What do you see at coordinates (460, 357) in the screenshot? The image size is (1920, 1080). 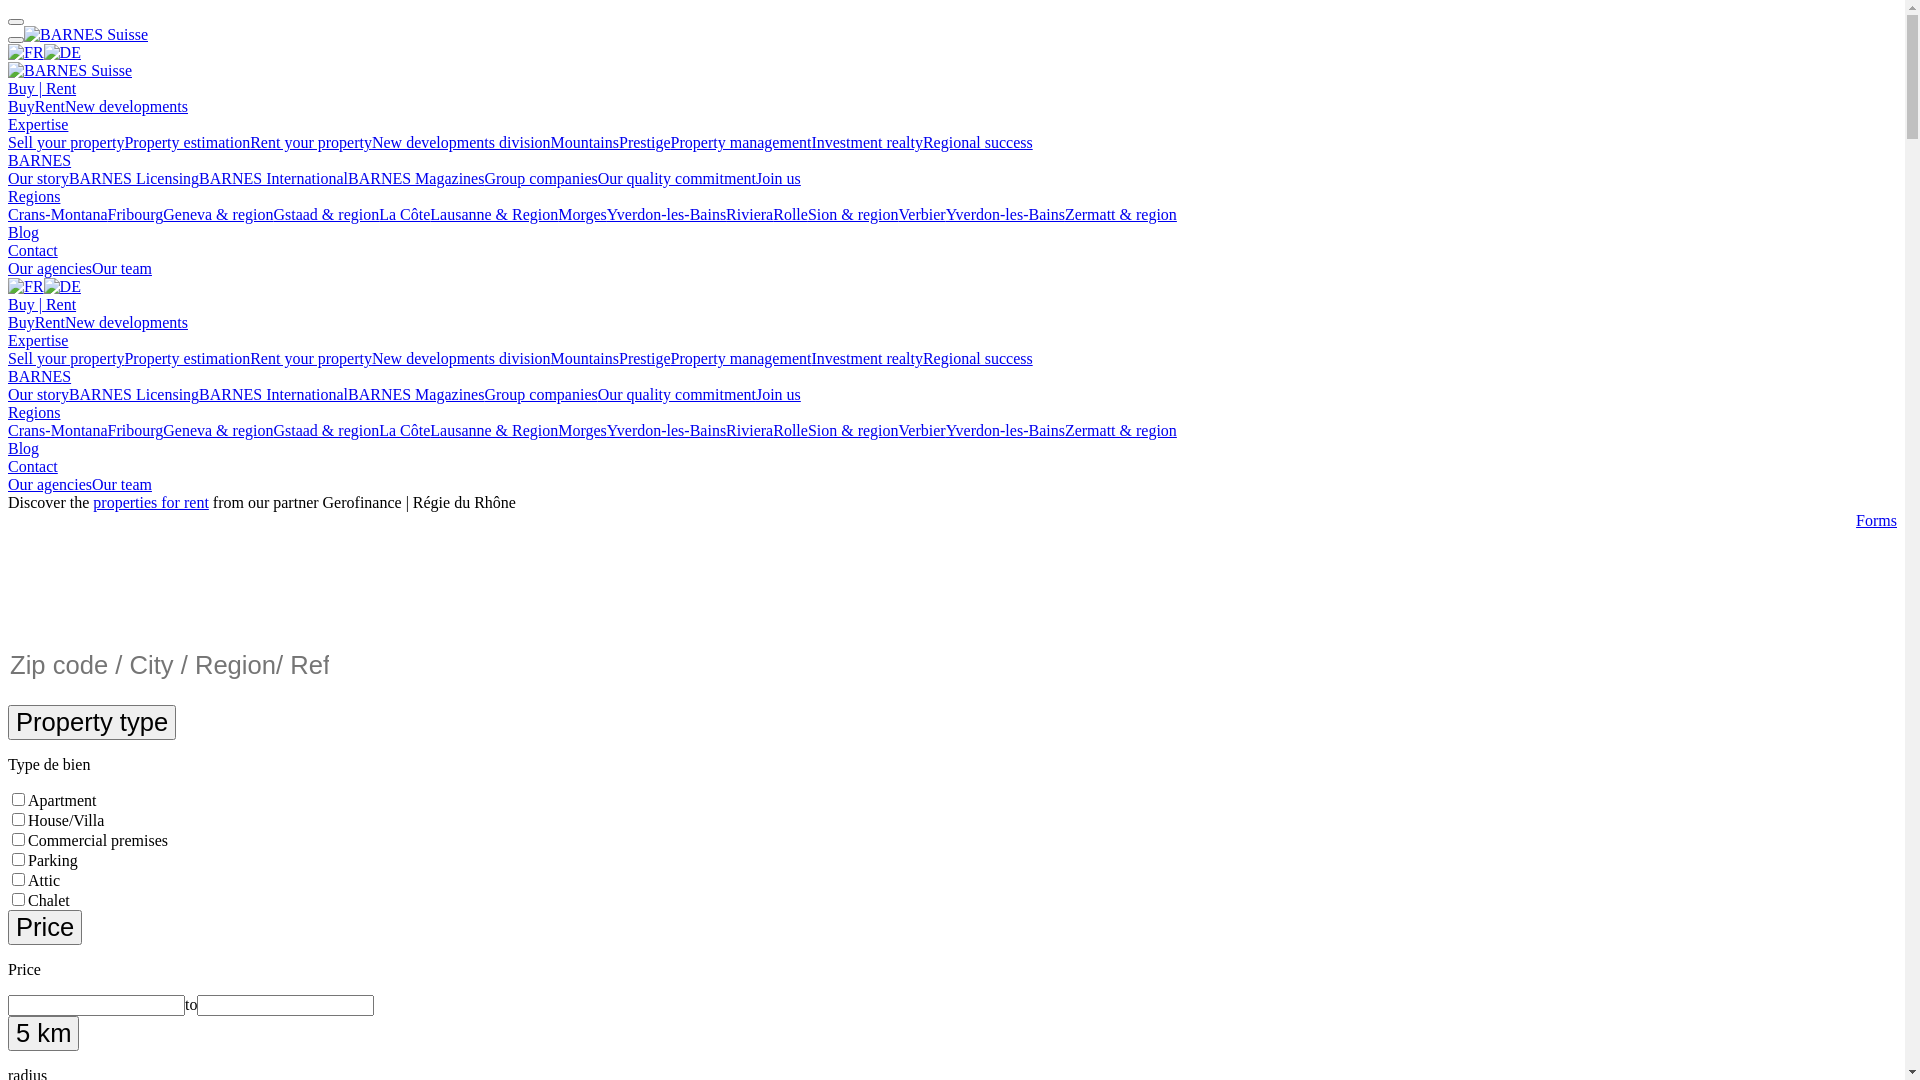 I see `'New developments division'` at bounding box center [460, 357].